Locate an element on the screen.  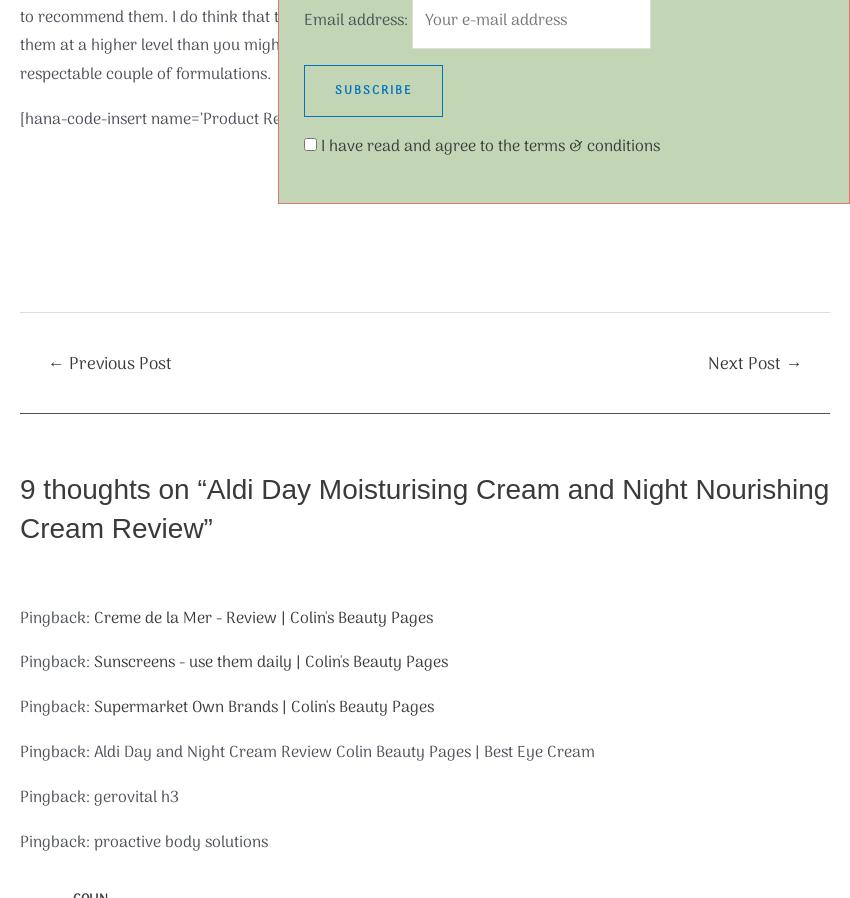
'Sunscreens - use them daily | Colin's Beauty Pages' is located at coordinates (93, 661).